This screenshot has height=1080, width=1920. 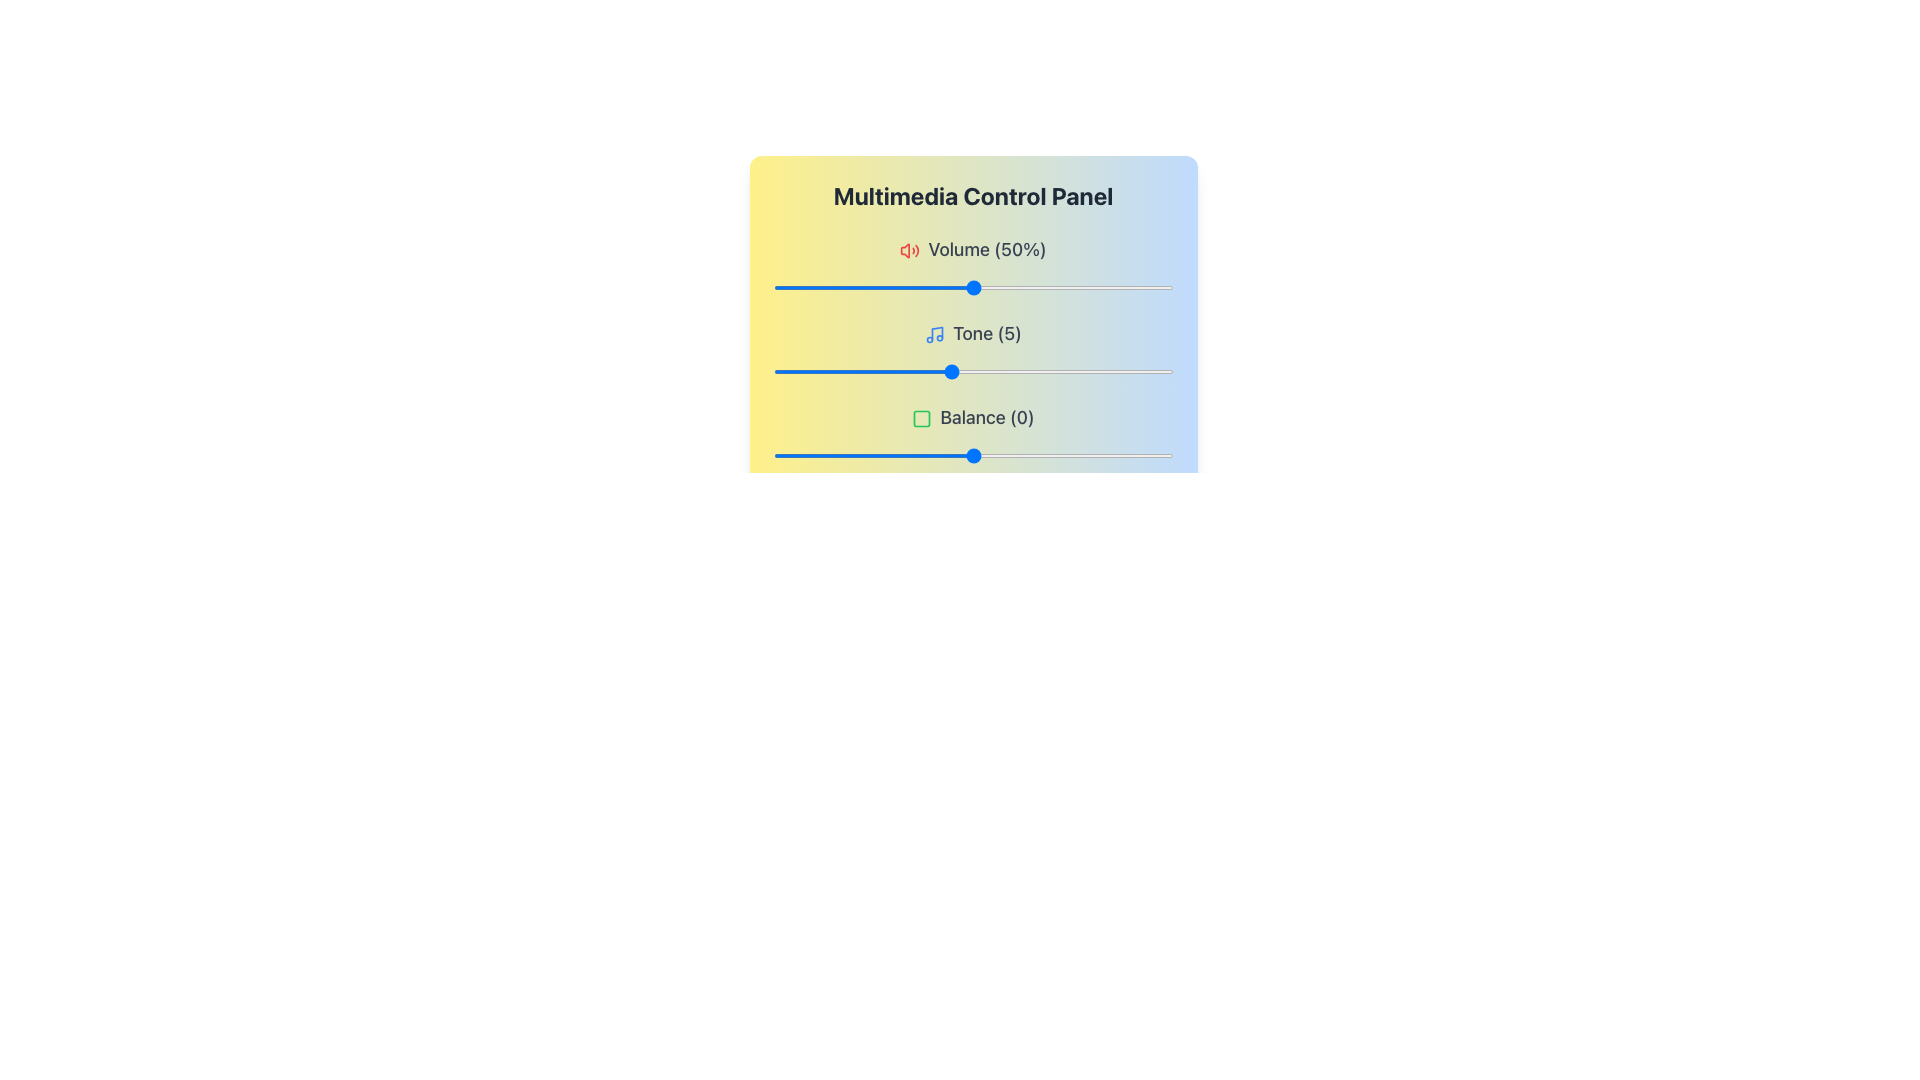 I want to click on the balance, so click(x=1084, y=455).